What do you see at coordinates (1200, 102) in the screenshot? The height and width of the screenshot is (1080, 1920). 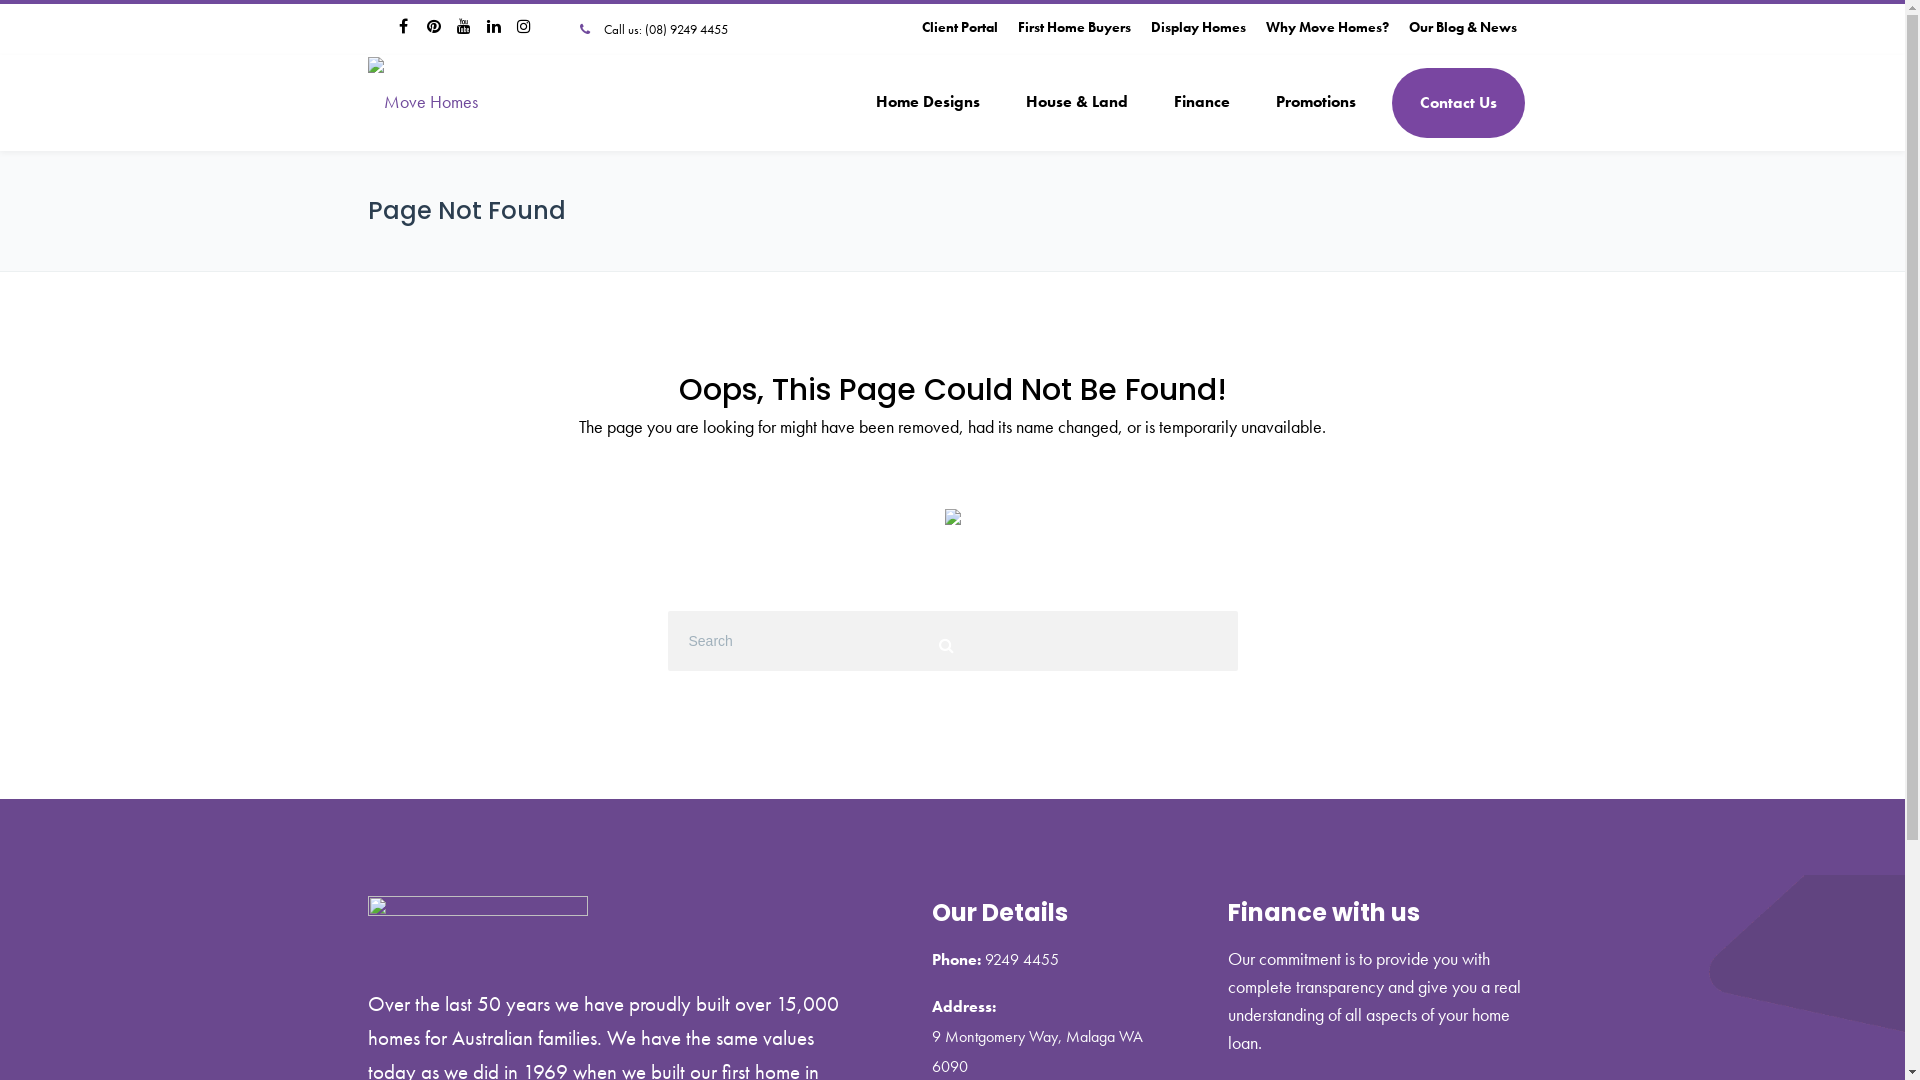 I see `'Finance'` at bounding box center [1200, 102].